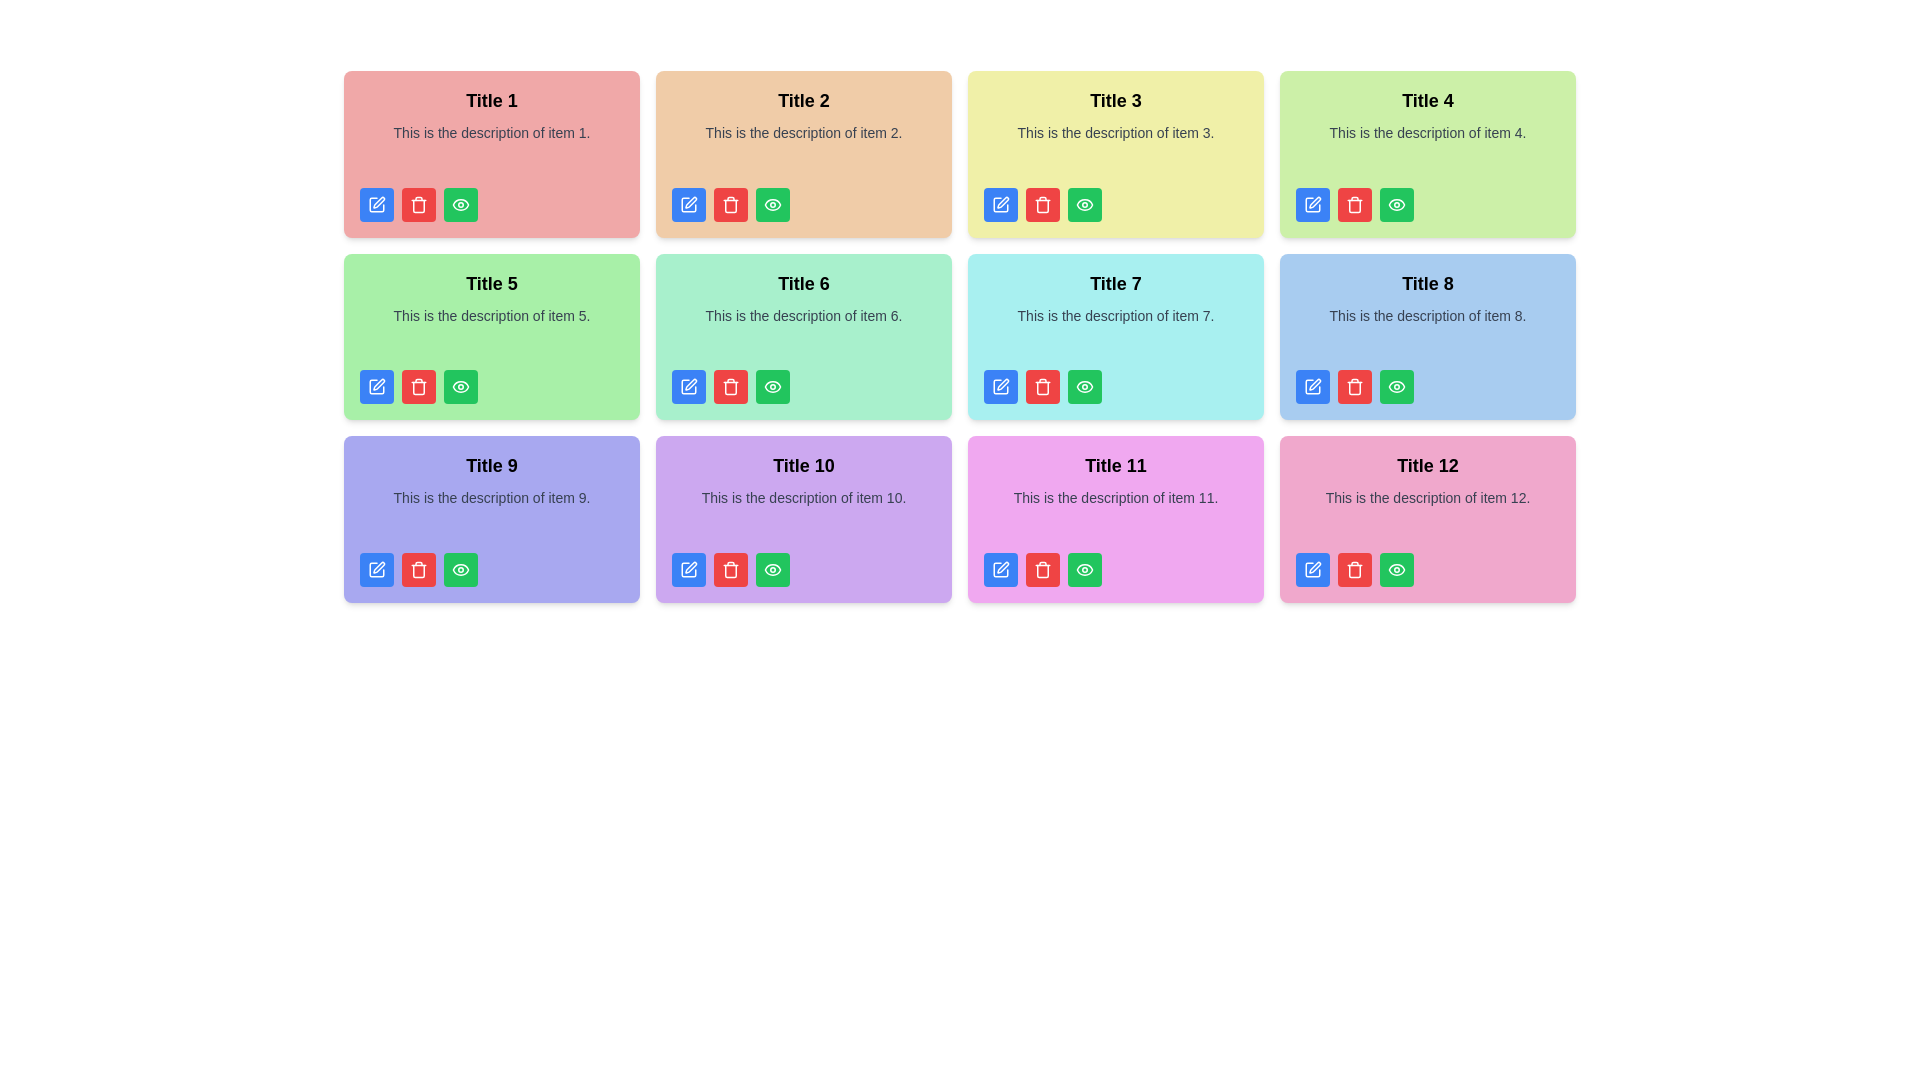 This screenshot has height=1080, width=1920. I want to click on the visibility toggle icon, which is the third button in the action button group under the card labeled 'Title 7', so click(1083, 386).